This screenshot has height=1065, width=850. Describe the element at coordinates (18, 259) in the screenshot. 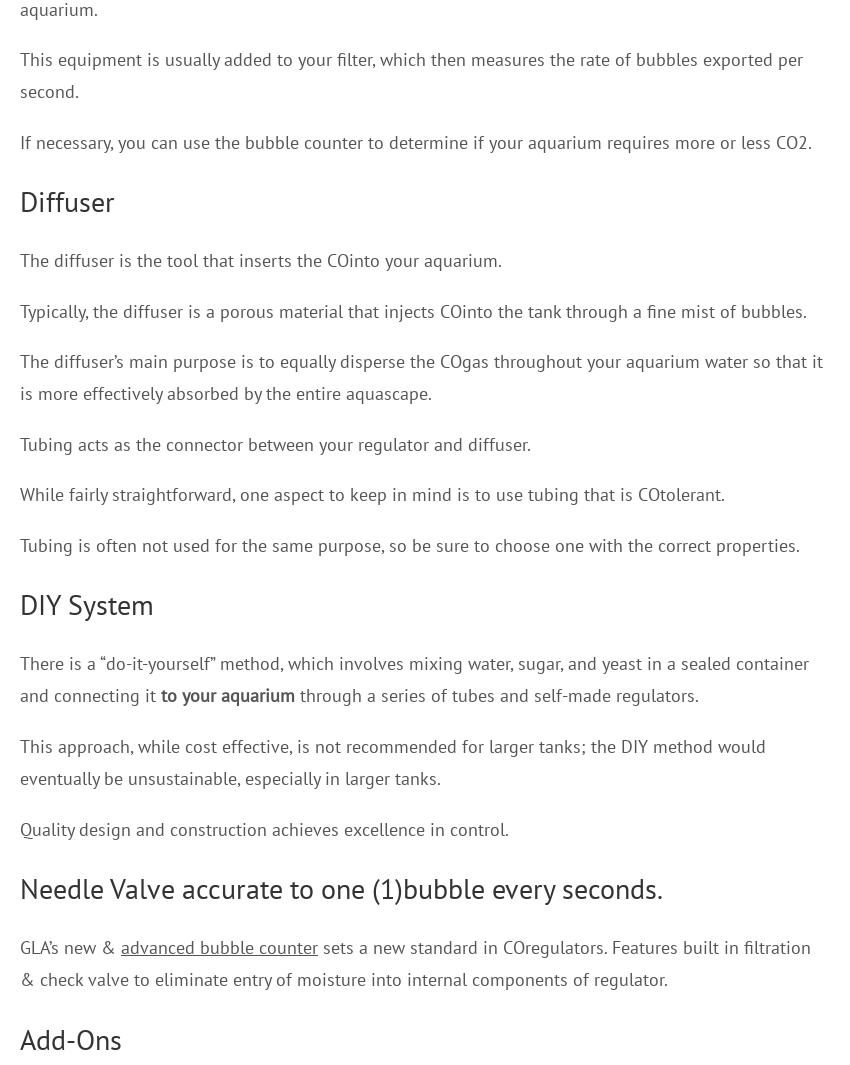

I see `'The diffuser is the tool that inserts the COinto your aquarium.'` at that location.